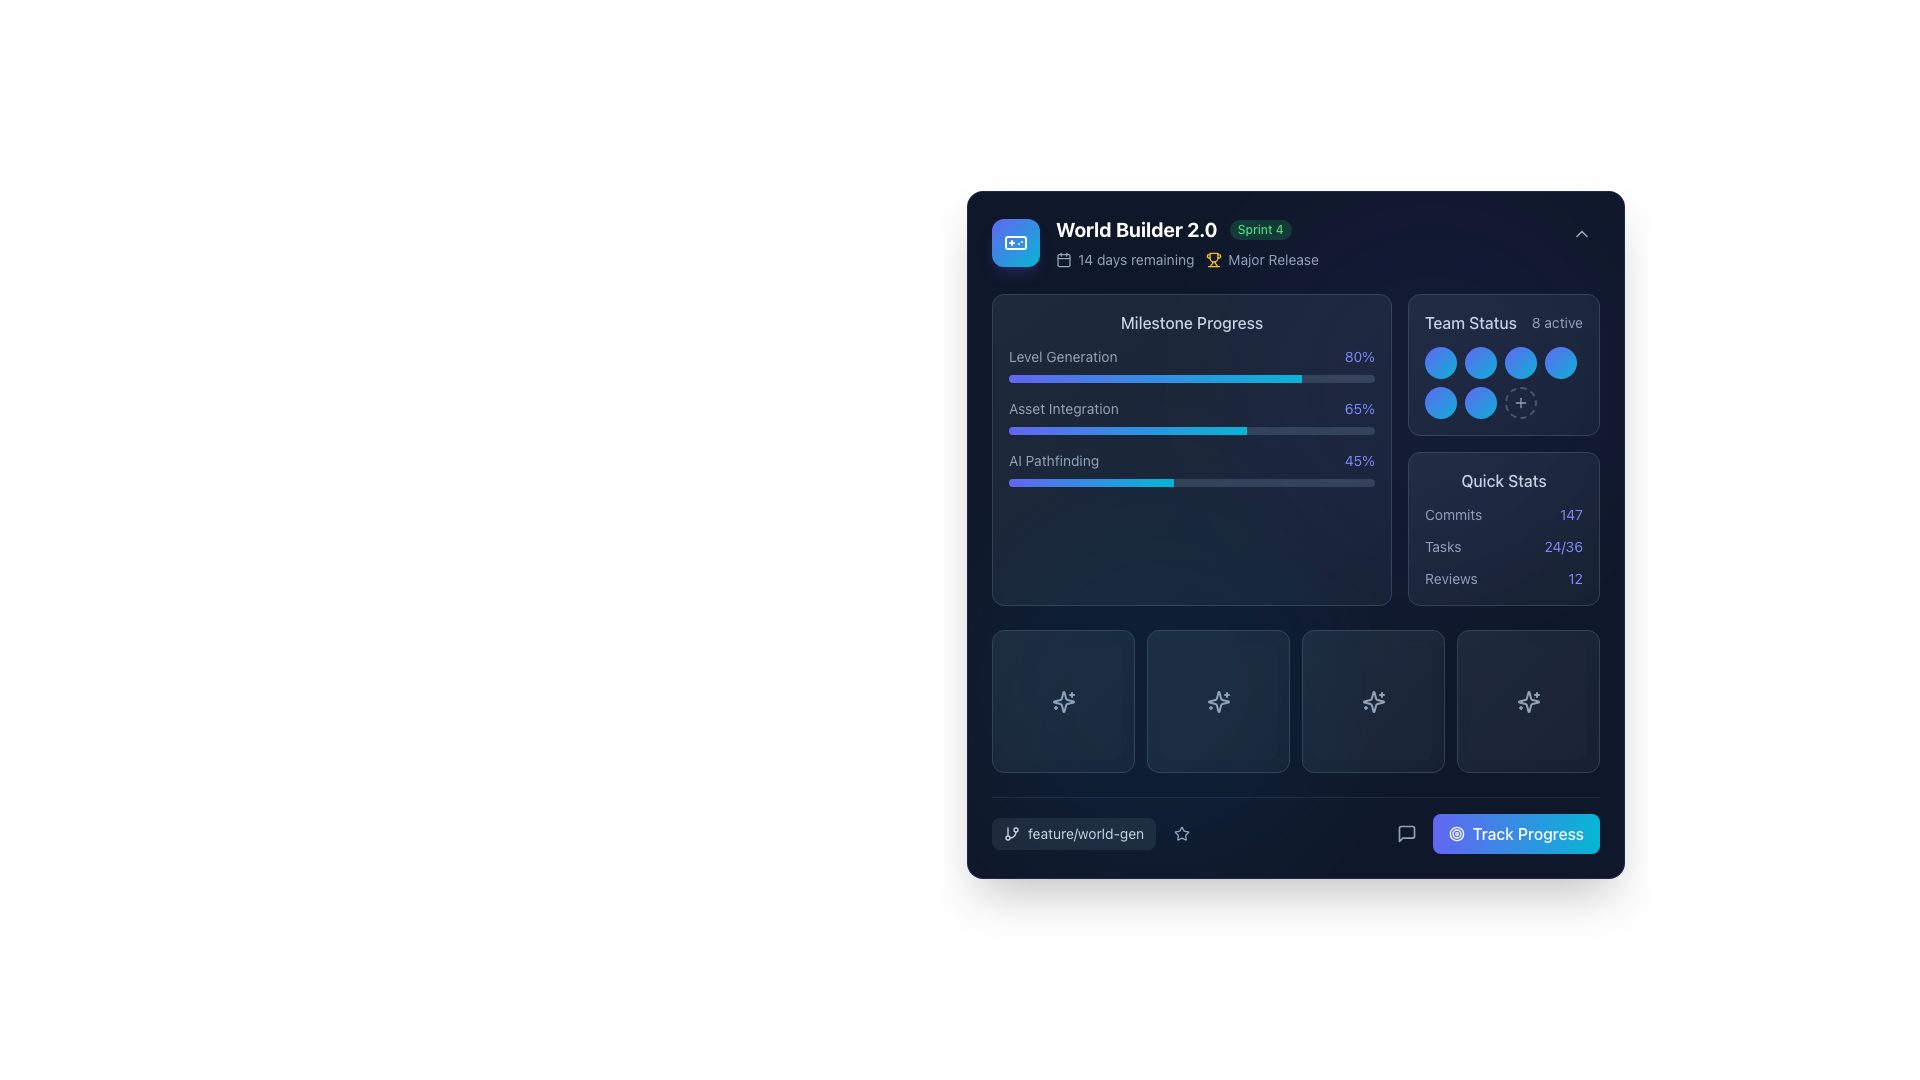 This screenshot has width=1920, height=1080. I want to click on the third circular decorative icon in the first row of a 2x4 grid, which features a gradient from indigo to cyan, located in the 'Team Status' section, so click(1520, 362).